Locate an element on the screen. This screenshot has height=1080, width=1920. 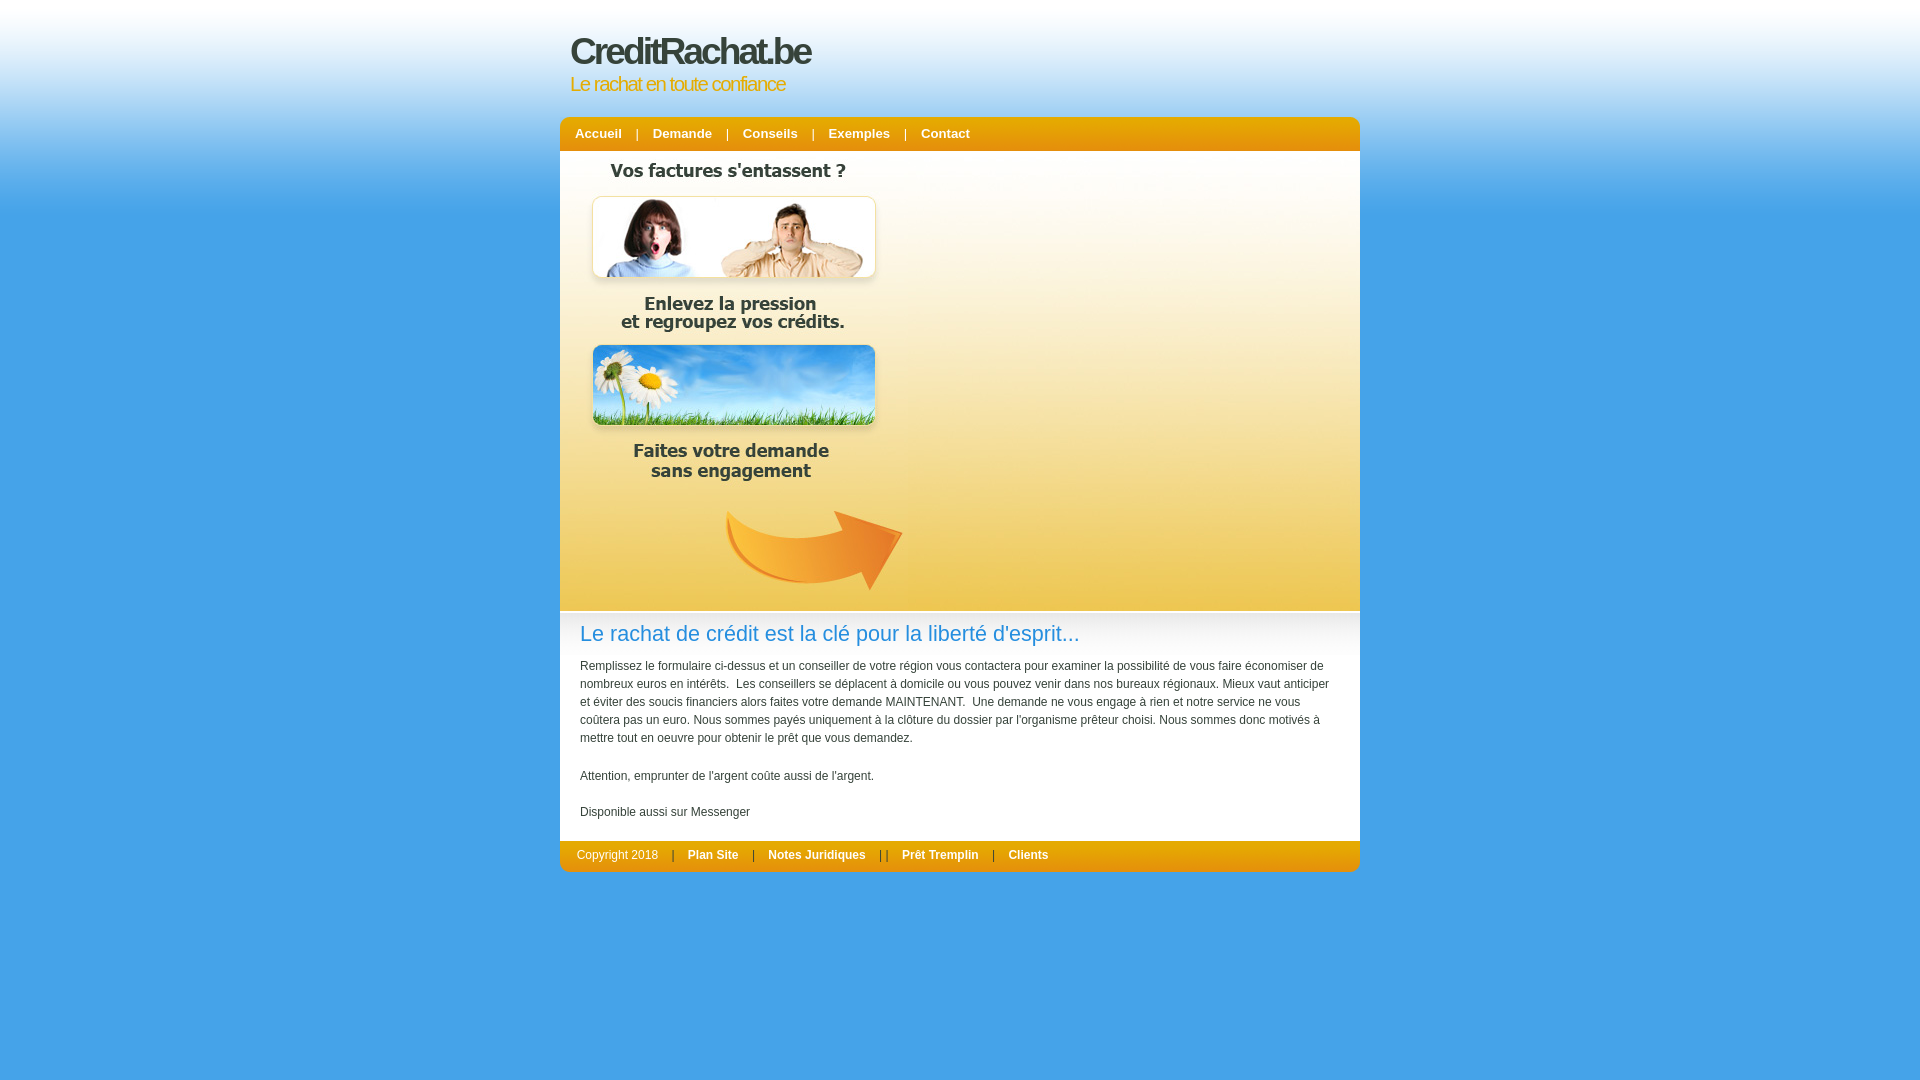
'Accueil' is located at coordinates (597, 133).